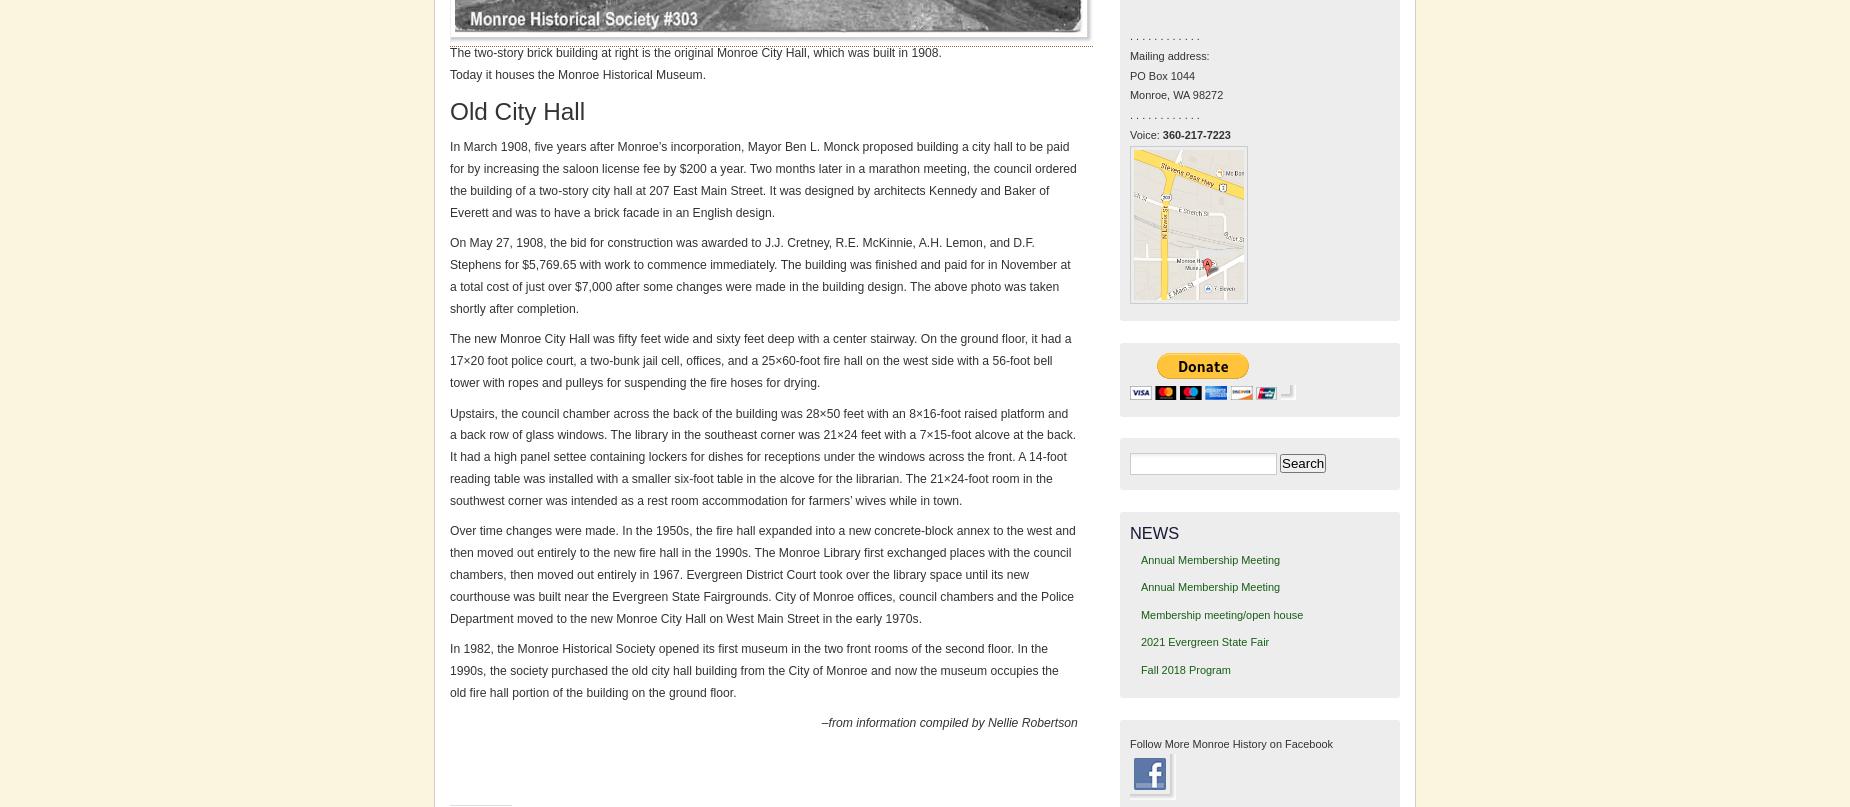 The width and height of the screenshot is (1850, 807). I want to click on 'Voice:', so click(1128, 132).